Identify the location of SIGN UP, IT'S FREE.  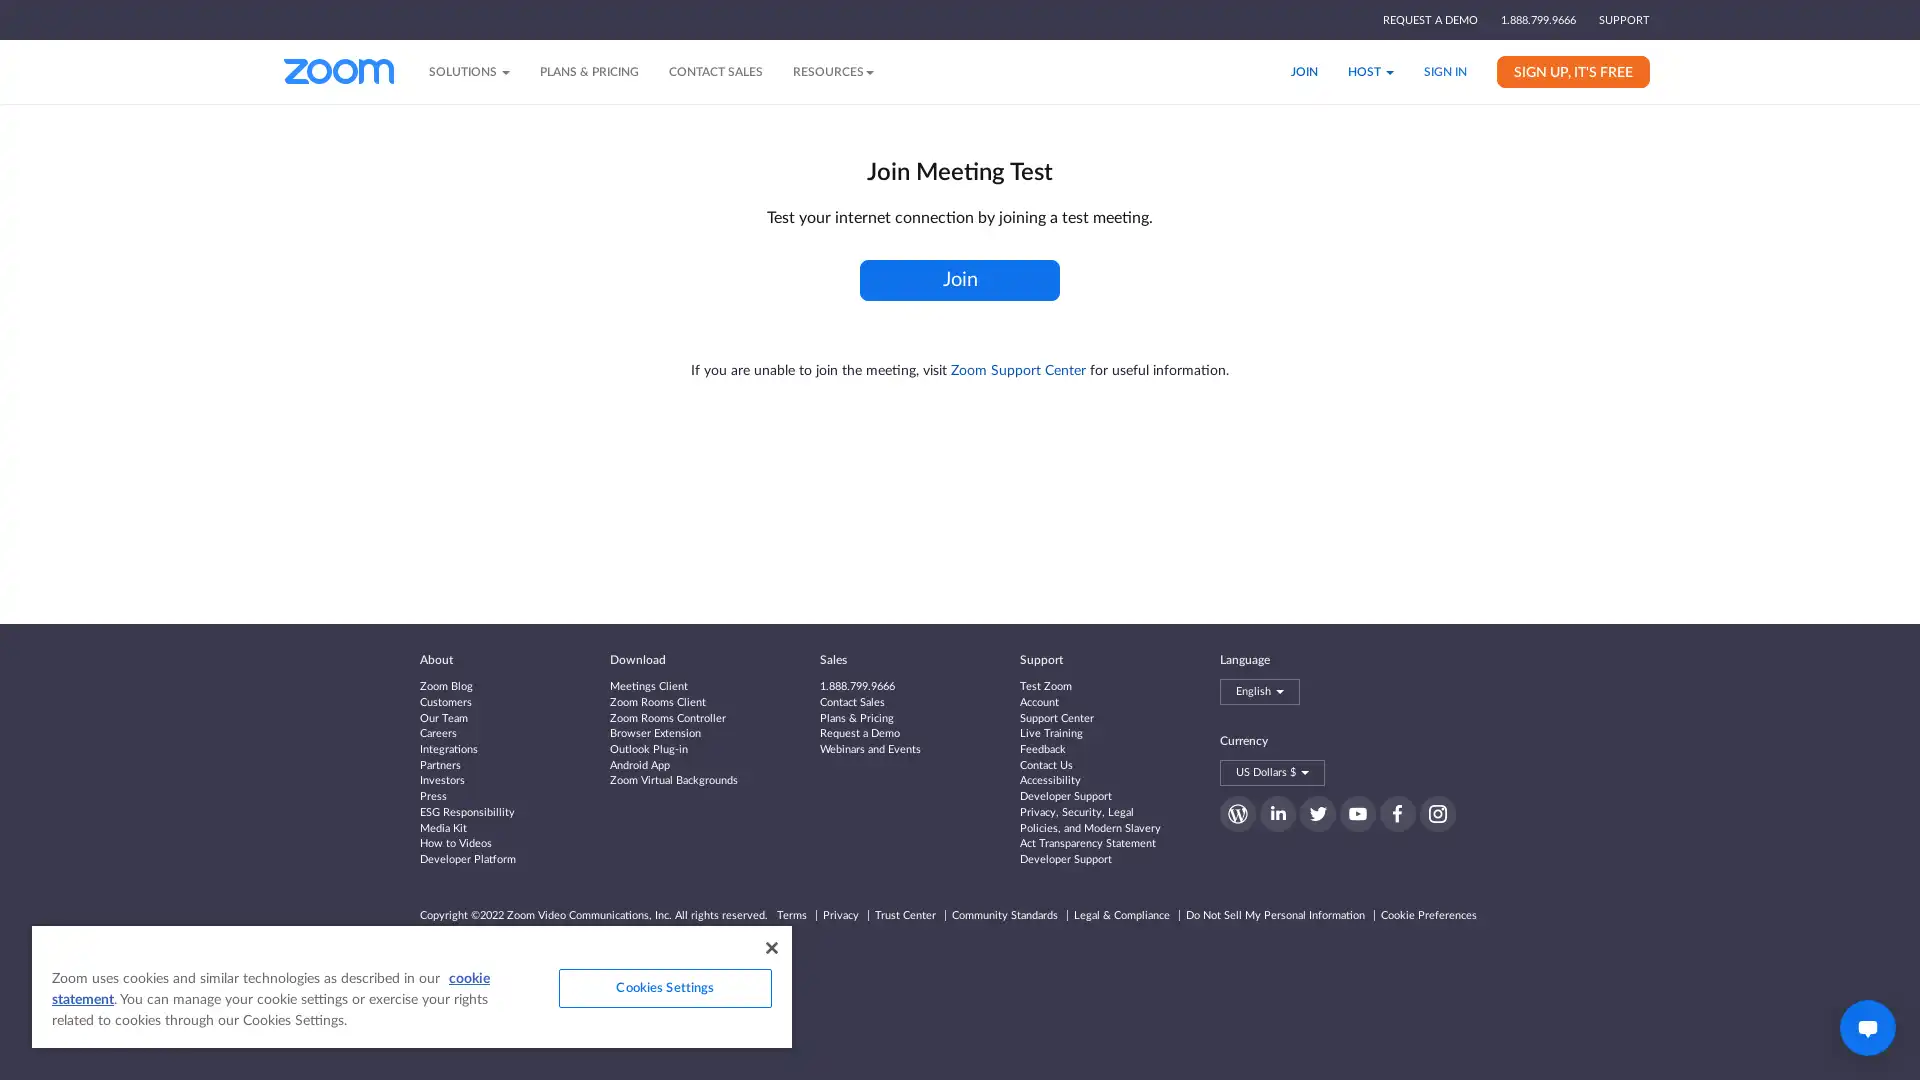
(1572, 69).